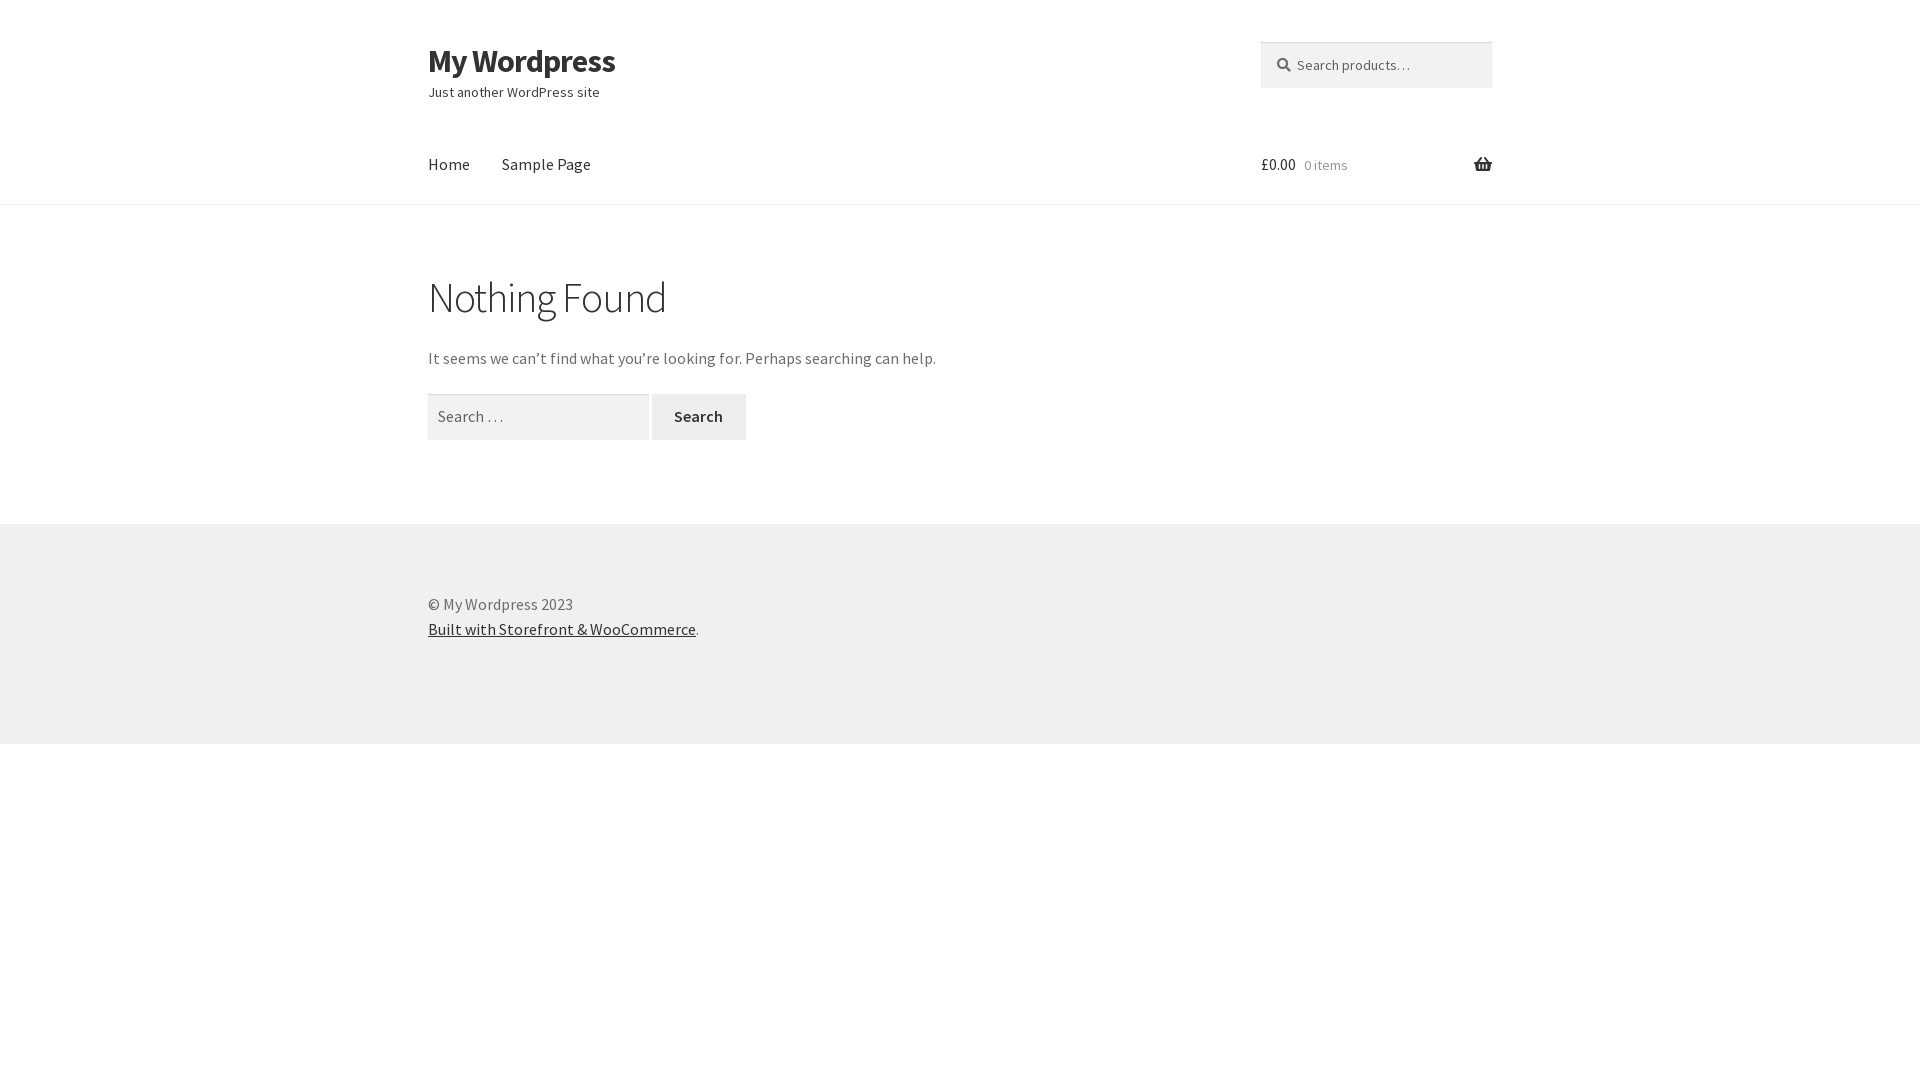 The height and width of the screenshot is (1080, 1920). What do you see at coordinates (1259, 41) in the screenshot?
I see `'Search'` at bounding box center [1259, 41].